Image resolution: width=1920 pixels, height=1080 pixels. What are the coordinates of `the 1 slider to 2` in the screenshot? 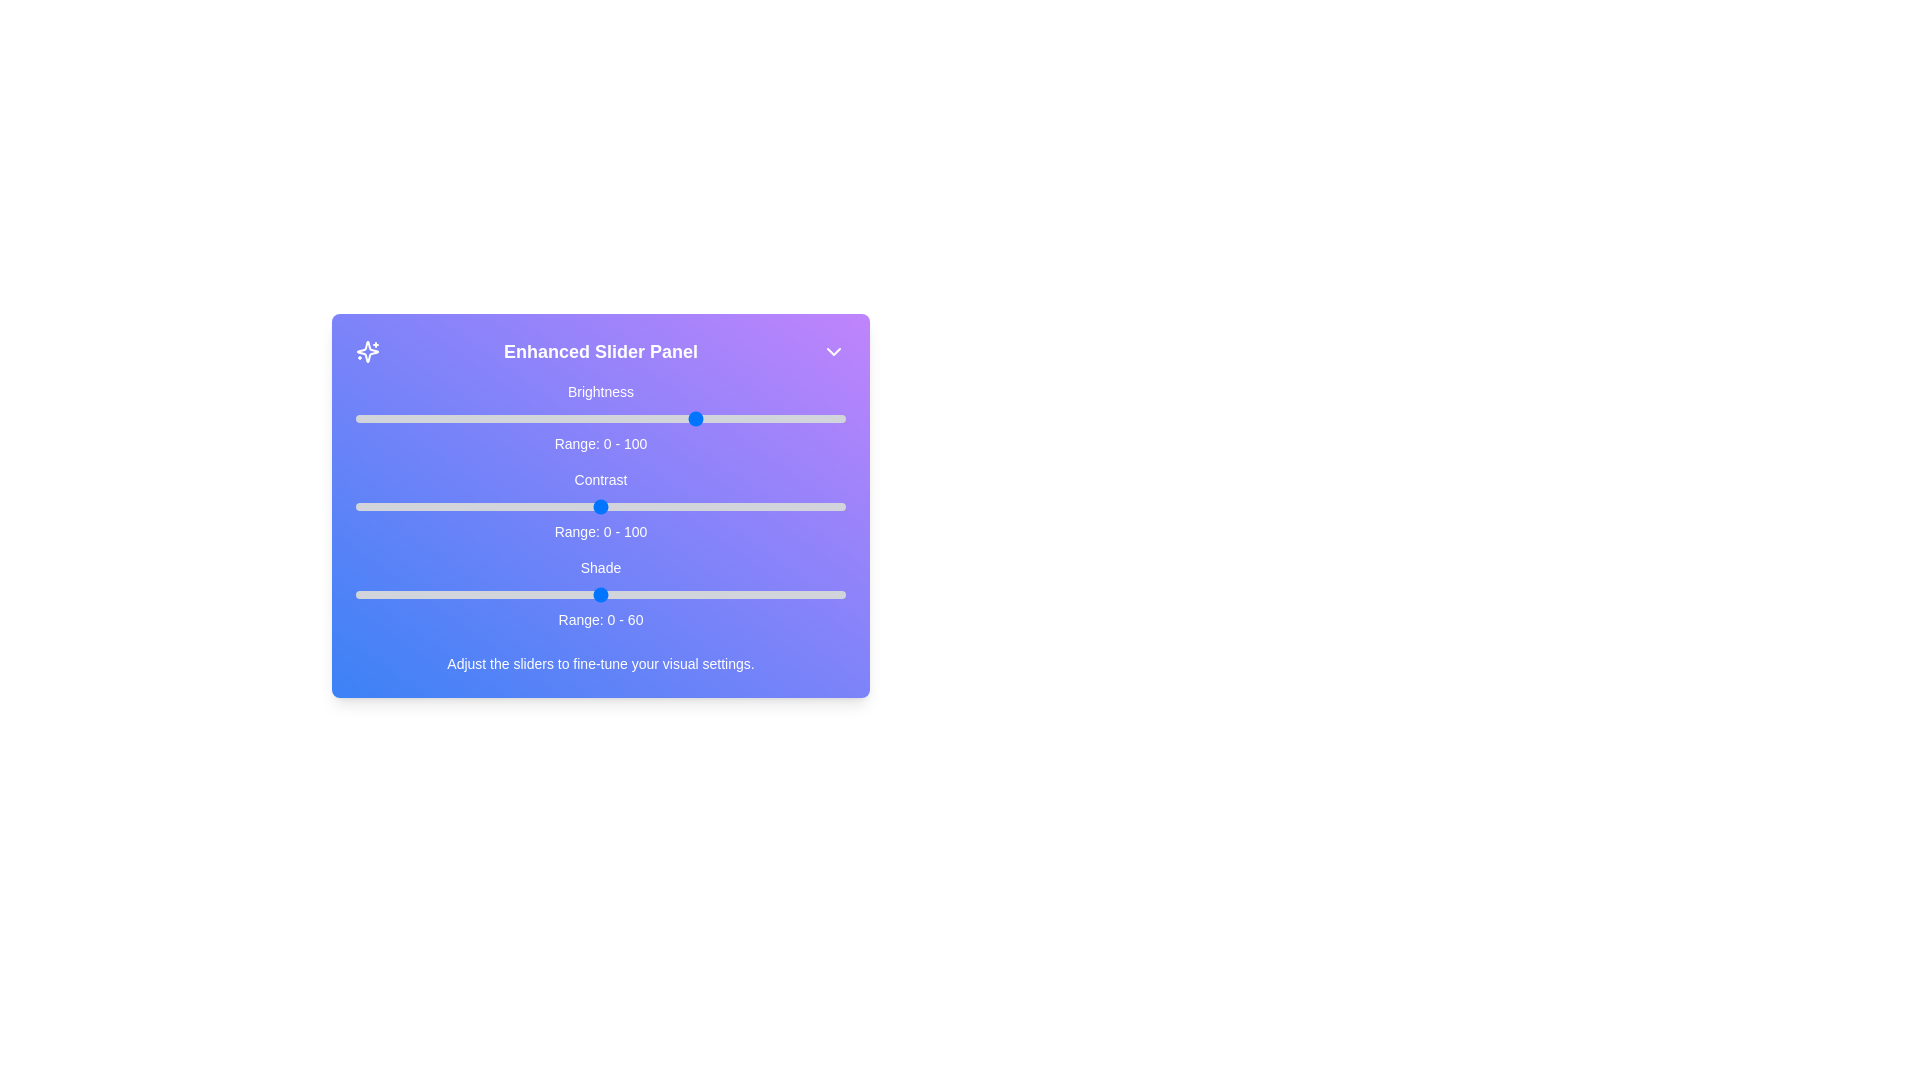 It's located at (365, 505).